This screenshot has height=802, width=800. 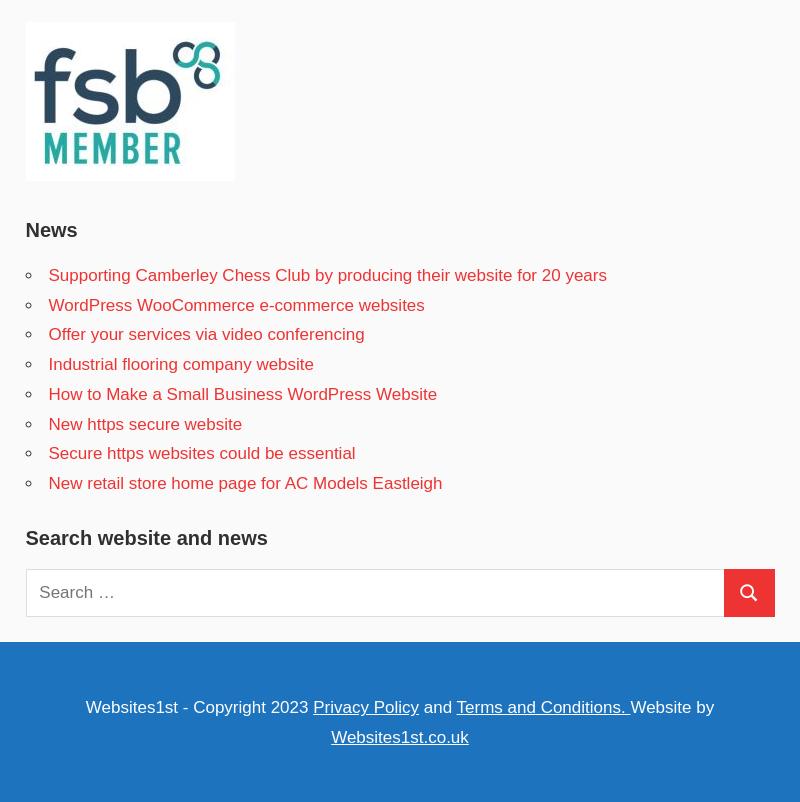 What do you see at coordinates (47, 363) in the screenshot?
I see `'Industrial flooring company website'` at bounding box center [47, 363].